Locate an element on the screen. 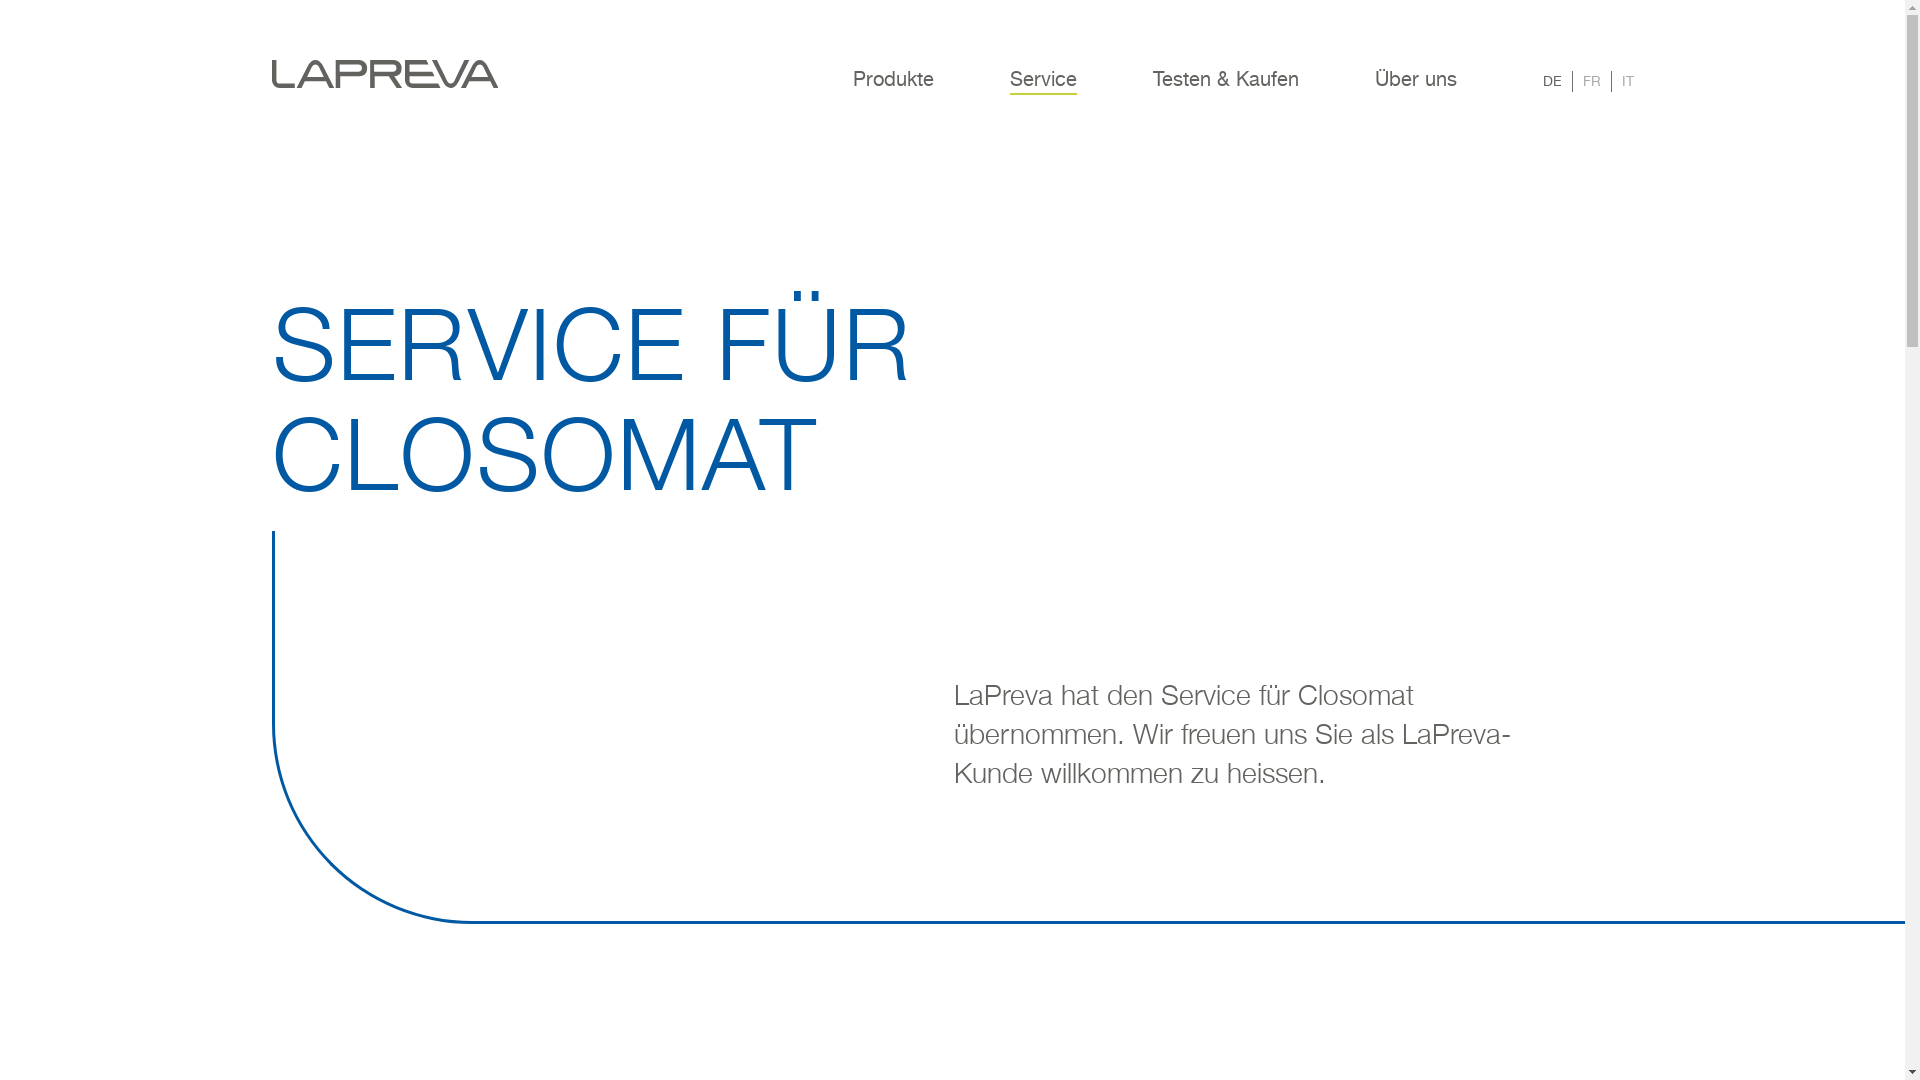 The width and height of the screenshot is (1920, 1080). 'IT' is located at coordinates (1627, 80).